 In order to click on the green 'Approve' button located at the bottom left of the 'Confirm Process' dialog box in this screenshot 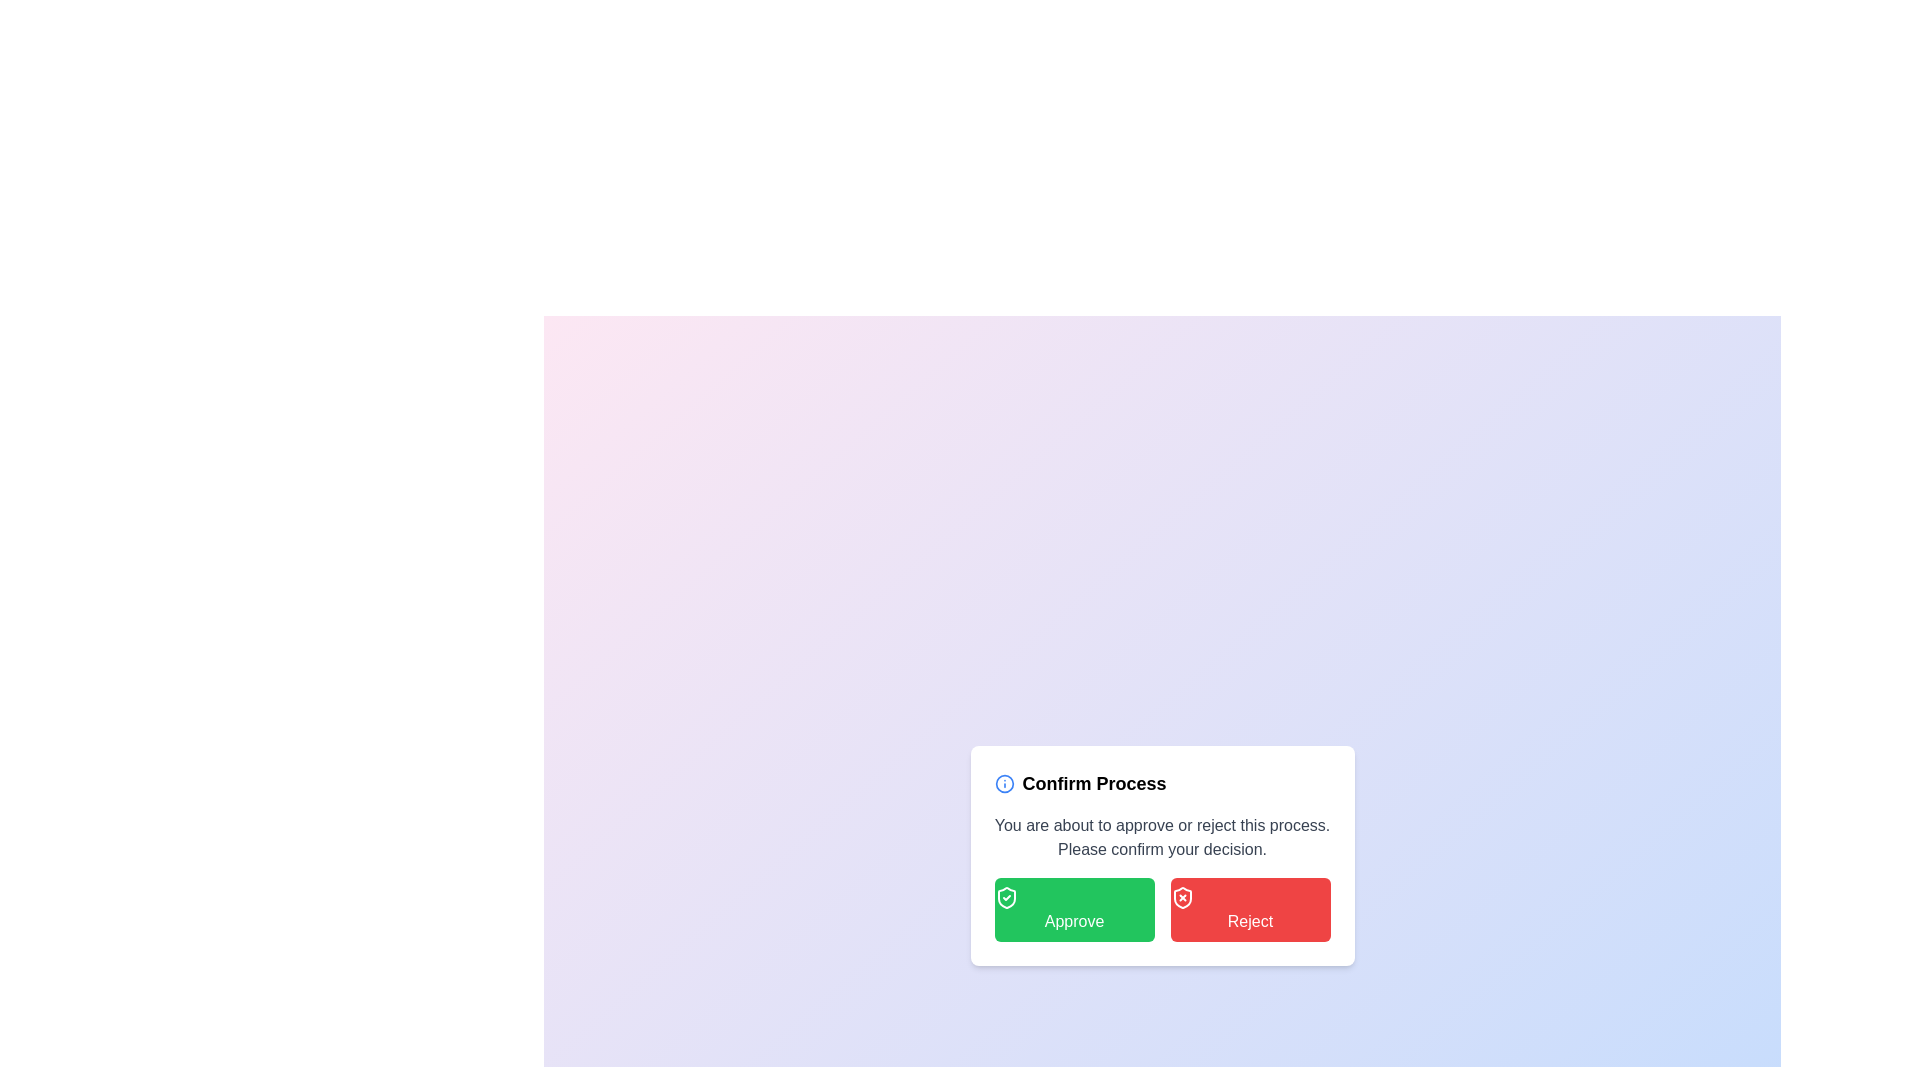, I will do `click(1073, 910)`.